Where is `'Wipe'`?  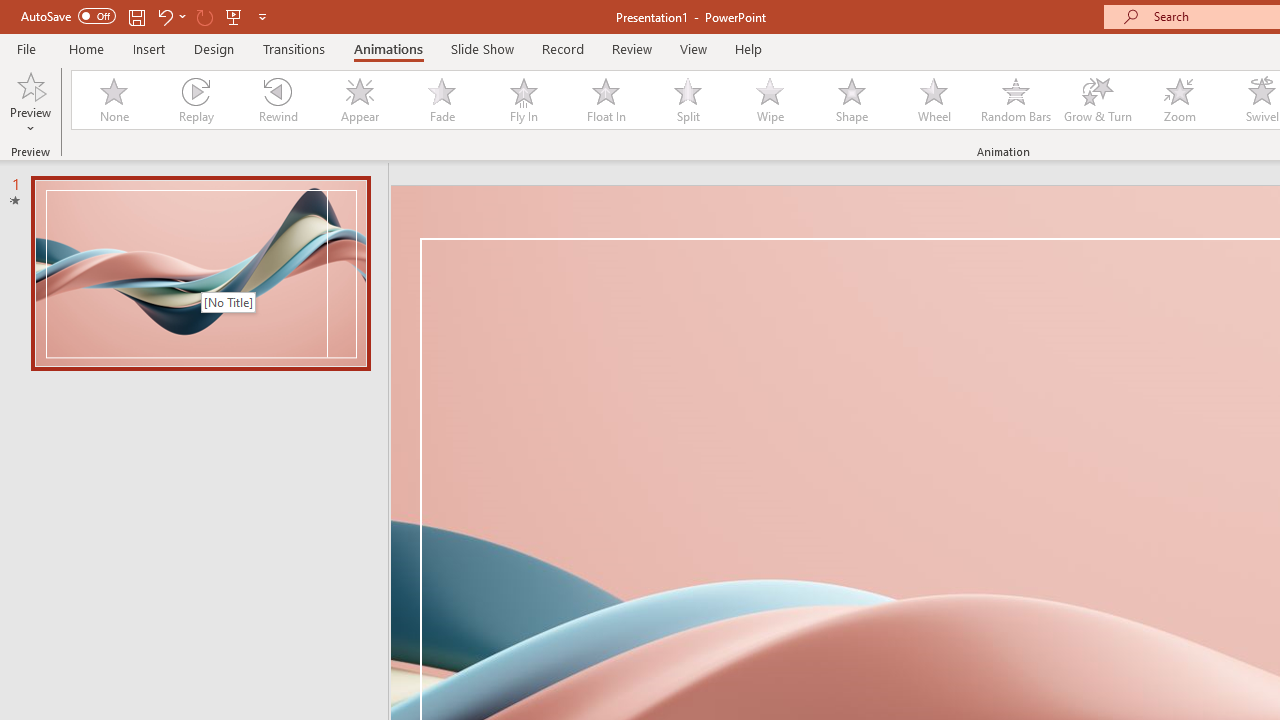
'Wipe' is located at coordinates (769, 100).